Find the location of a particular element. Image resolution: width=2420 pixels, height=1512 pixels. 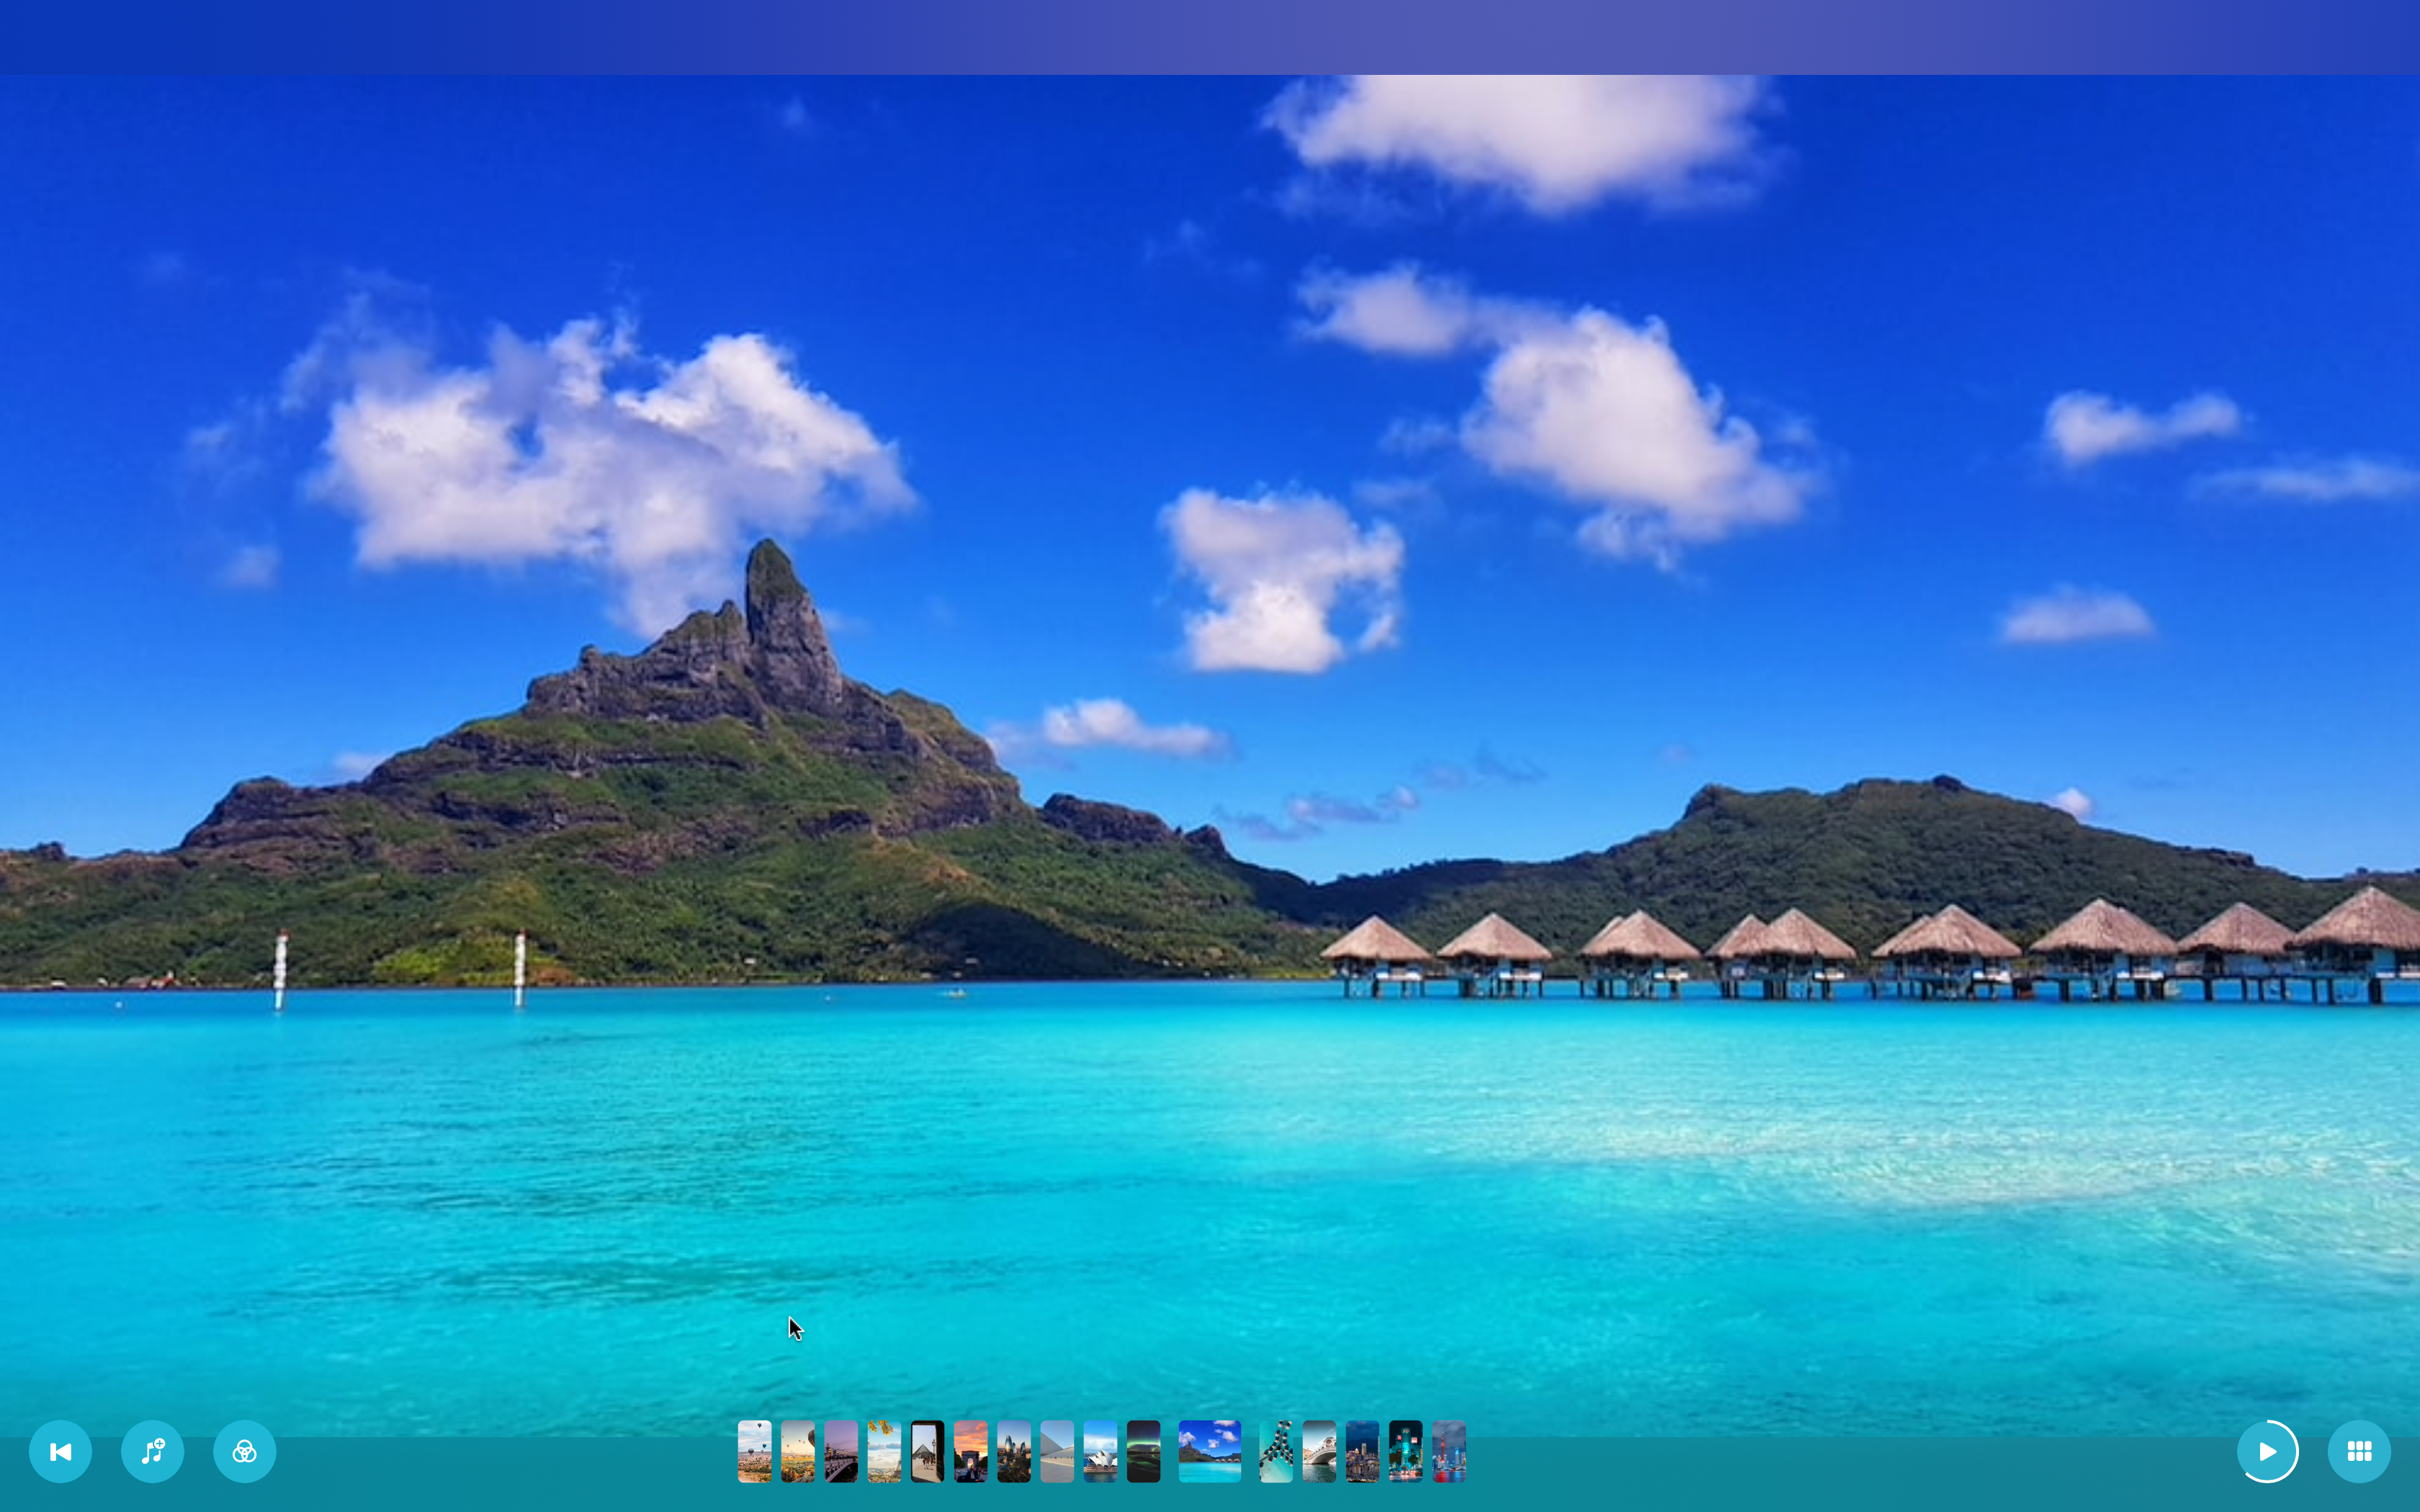

Switch to tile mode is located at coordinates (2359, 1452).